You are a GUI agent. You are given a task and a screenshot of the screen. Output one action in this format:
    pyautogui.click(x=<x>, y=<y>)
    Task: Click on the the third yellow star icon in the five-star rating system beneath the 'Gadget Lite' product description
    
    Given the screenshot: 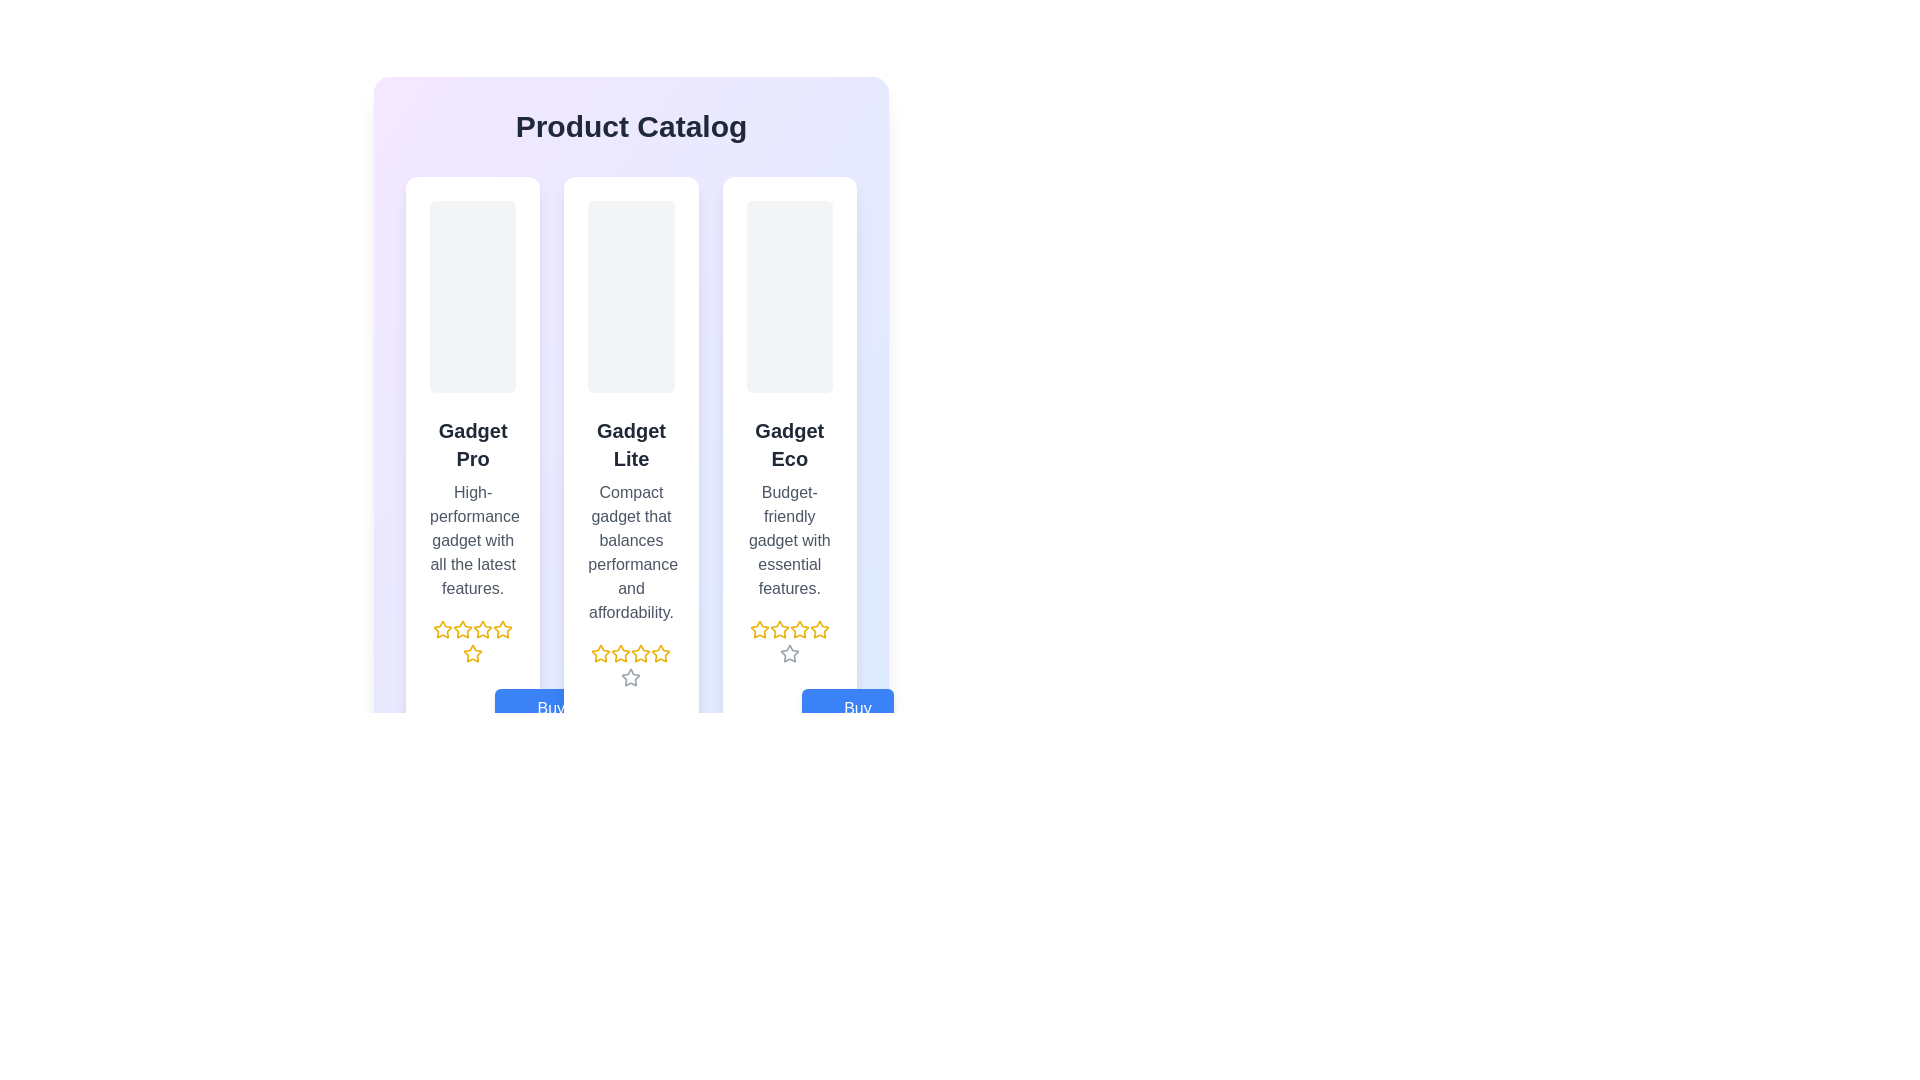 What is the action you would take?
    pyautogui.click(x=641, y=653)
    